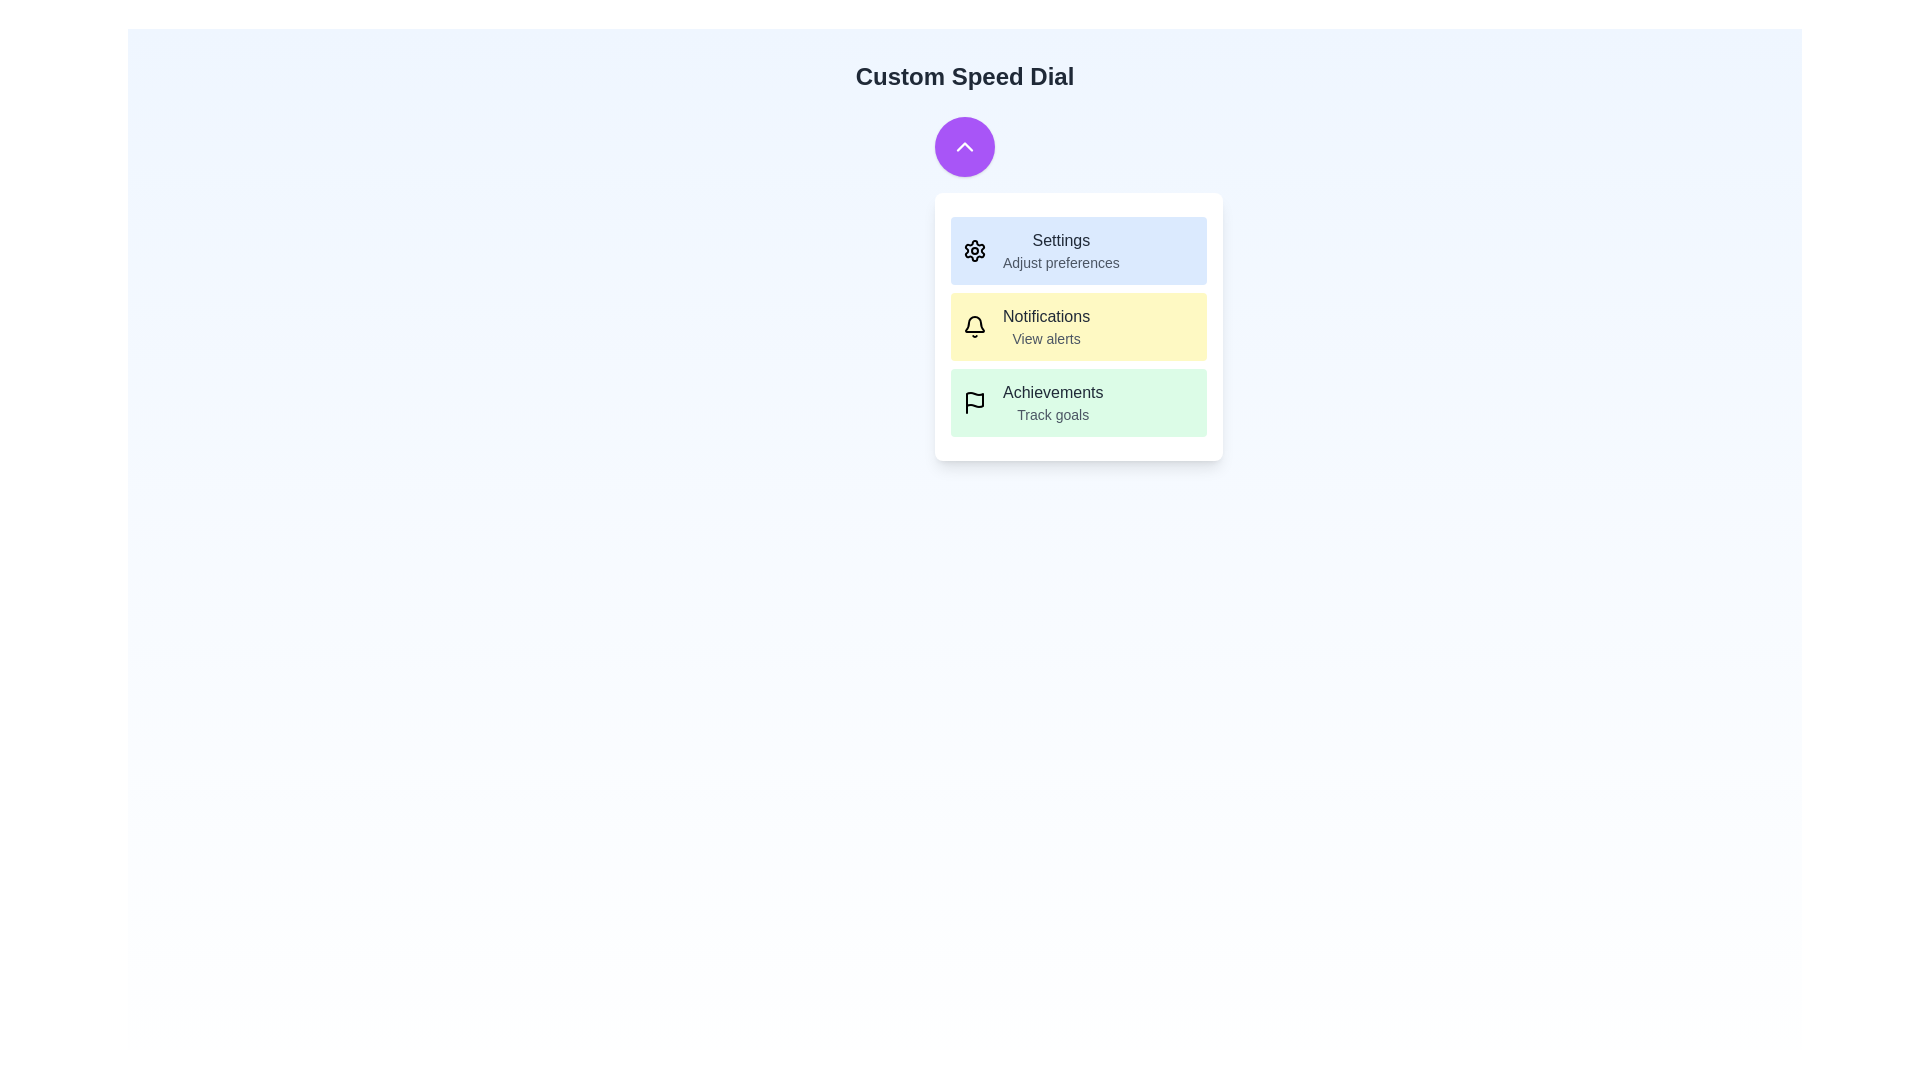  Describe the element at coordinates (964, 145) in the screenshot. I see `the expand/collapse button to toggle the menu` at that location.